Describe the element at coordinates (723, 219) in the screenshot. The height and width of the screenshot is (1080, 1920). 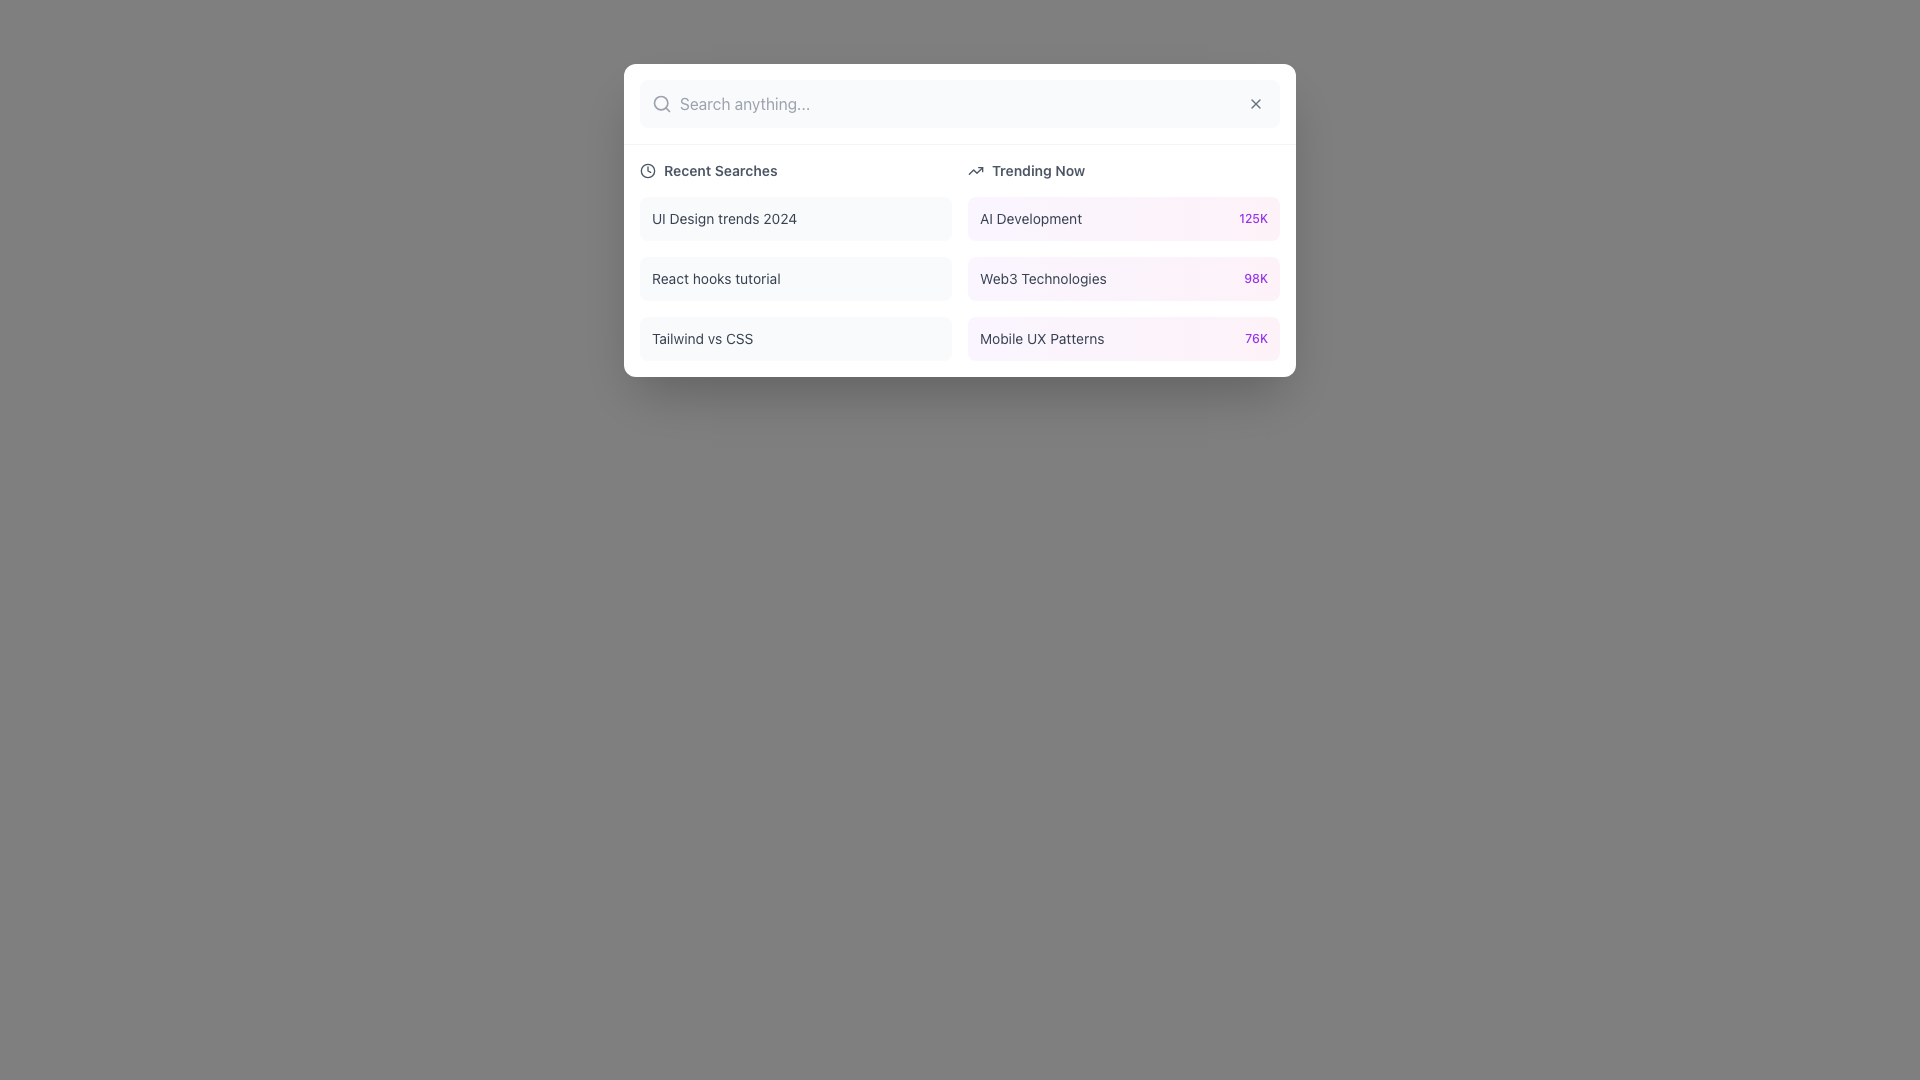
I see `the text label displaying 'UI Design trends 2024' located at the top of the 'Recent Searches' column` at that location.